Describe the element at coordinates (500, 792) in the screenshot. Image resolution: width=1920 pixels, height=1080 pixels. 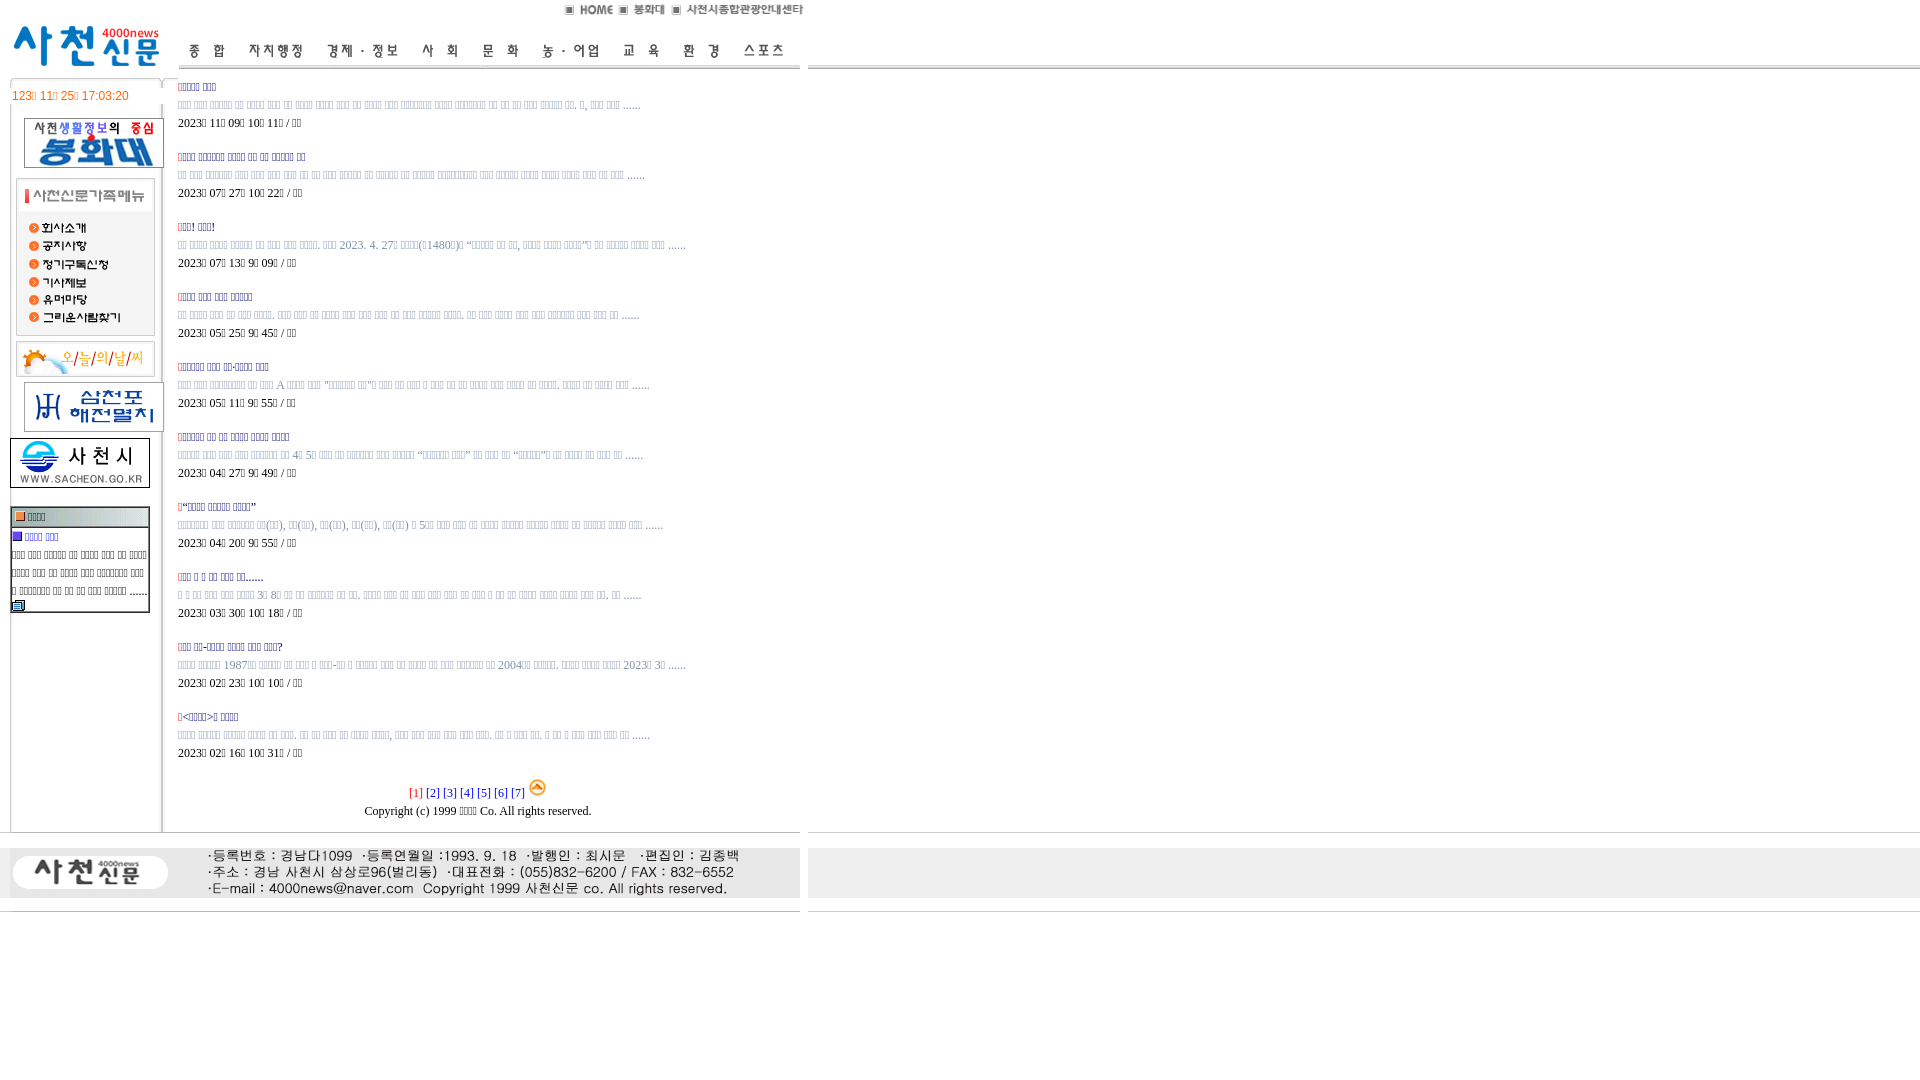
I see `'[6]'` at that location.